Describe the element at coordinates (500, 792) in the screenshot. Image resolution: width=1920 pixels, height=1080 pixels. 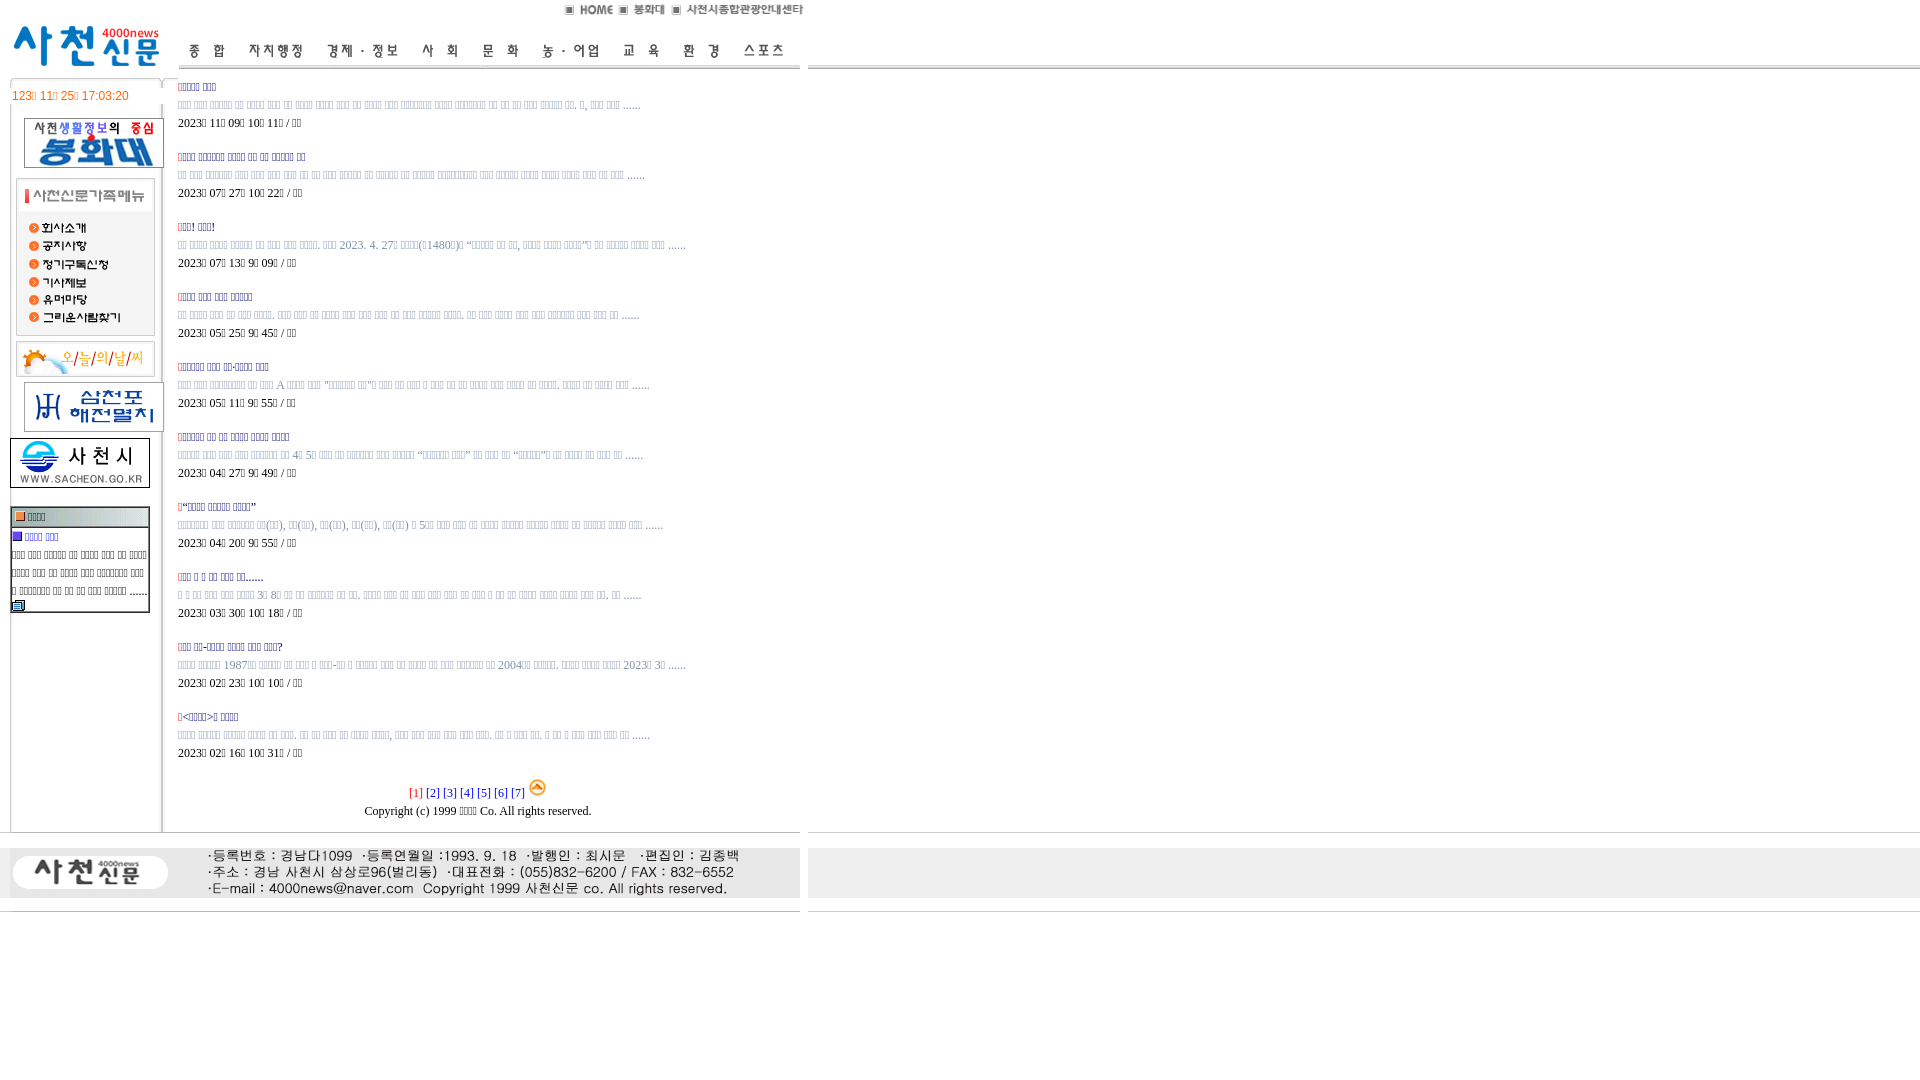
I see `'[6]'` at that location.